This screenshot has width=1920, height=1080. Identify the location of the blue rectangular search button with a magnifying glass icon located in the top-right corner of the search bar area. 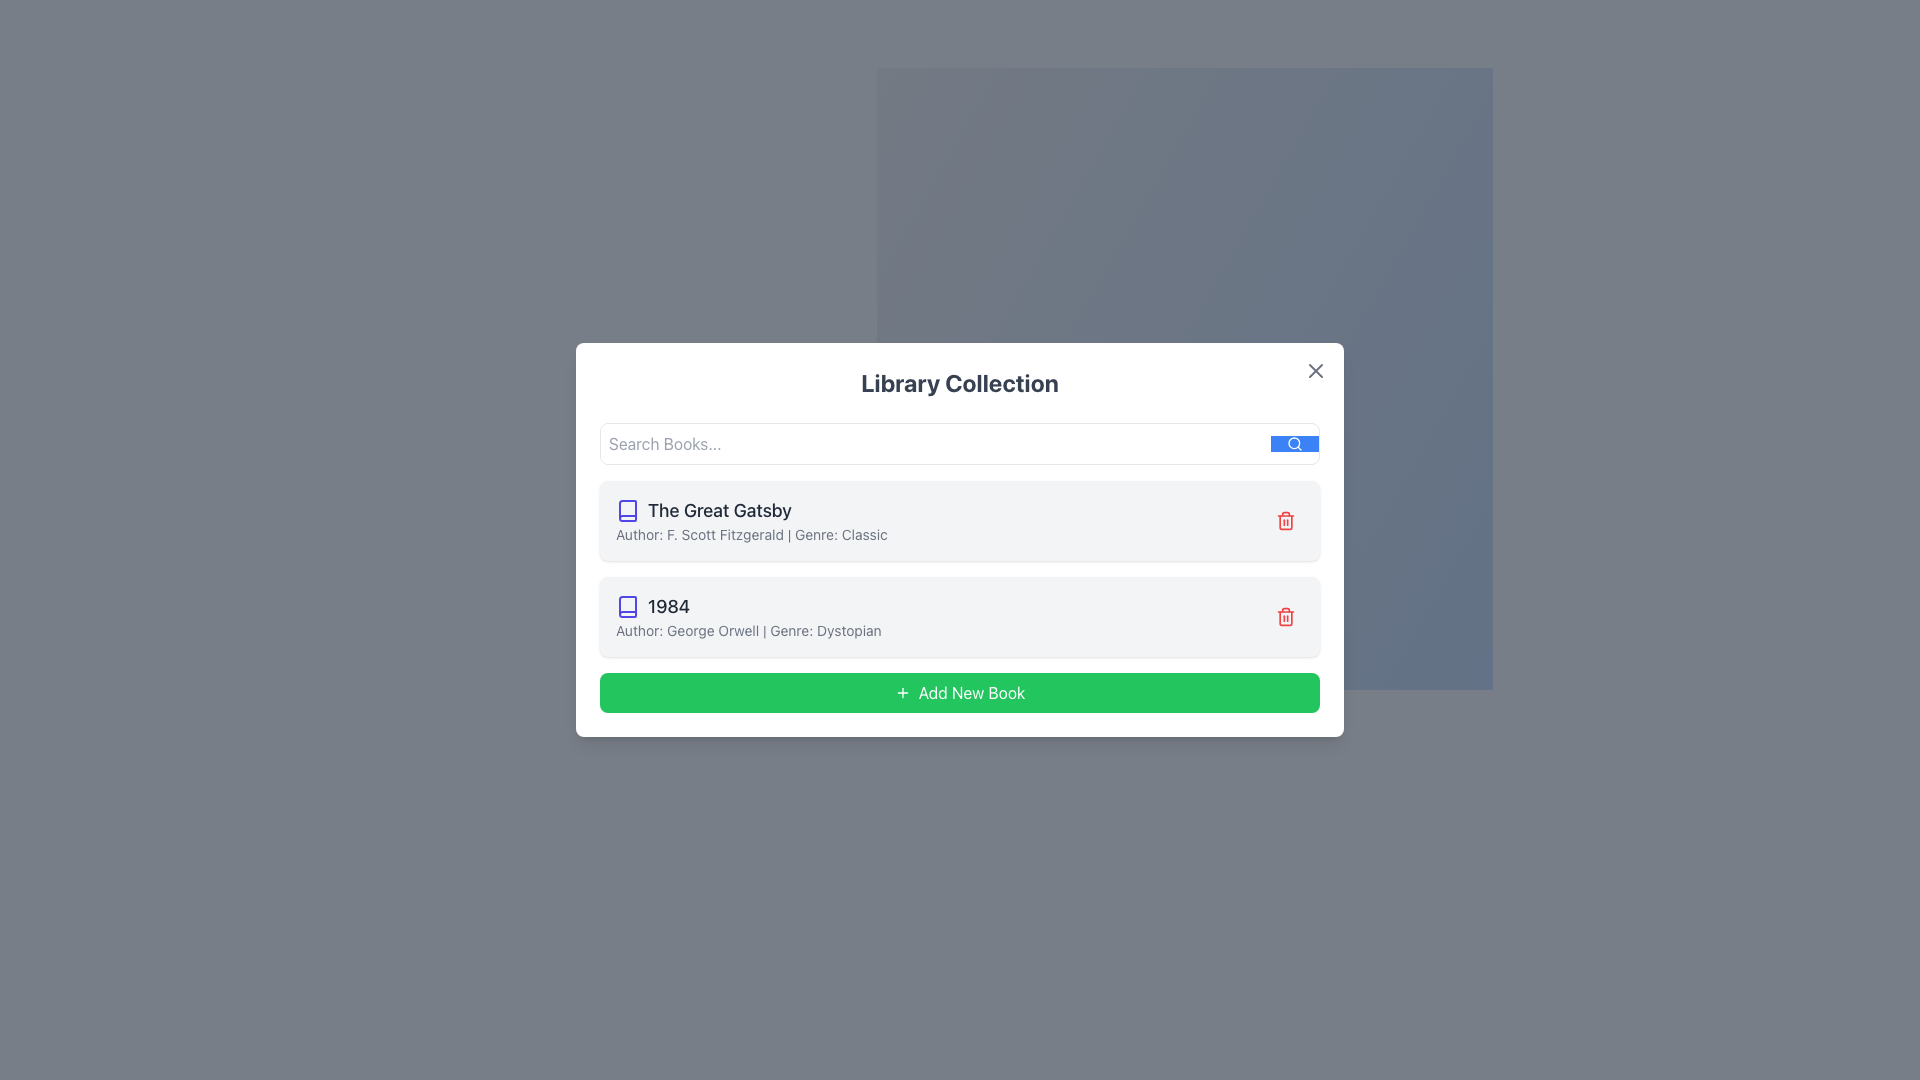
(1295, 442).